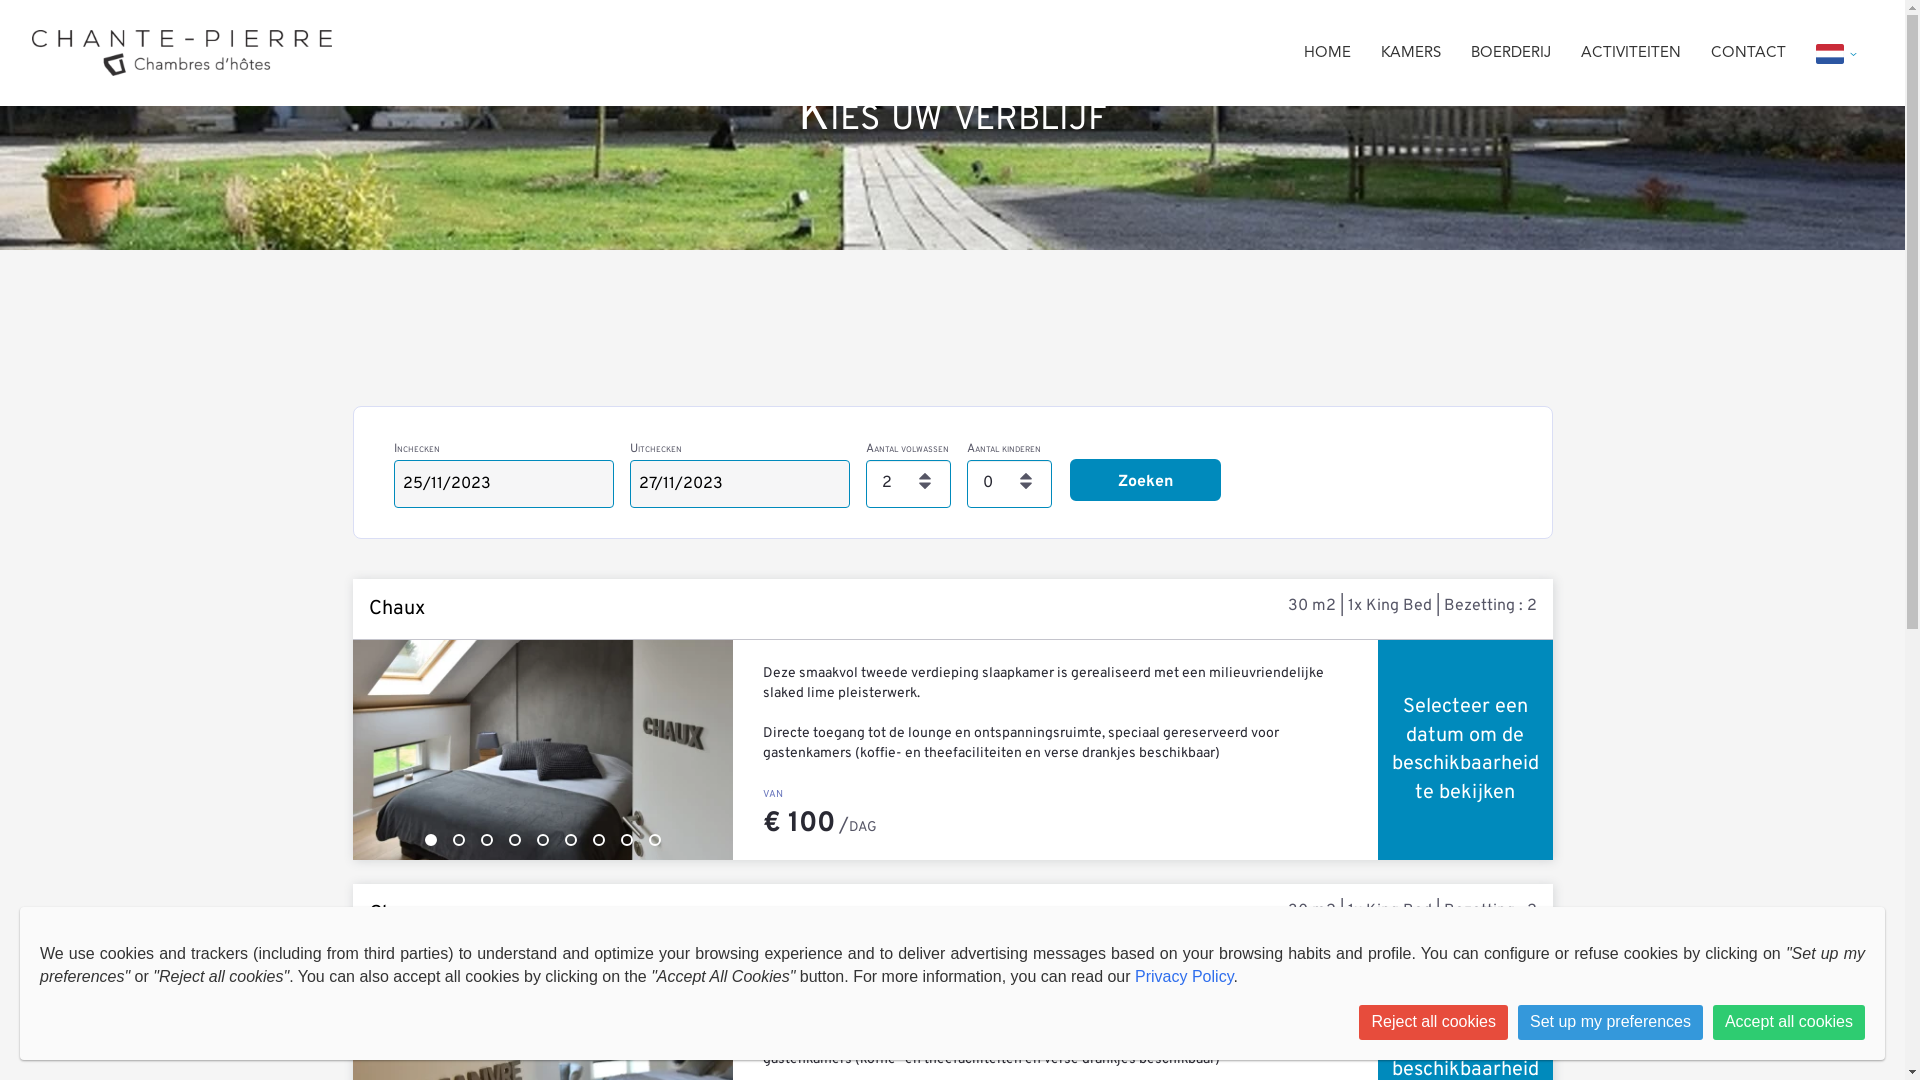  Describe the element at coordinates (1610, 1022) in the screenshot. I see `'Set up my preferences'` at that location.